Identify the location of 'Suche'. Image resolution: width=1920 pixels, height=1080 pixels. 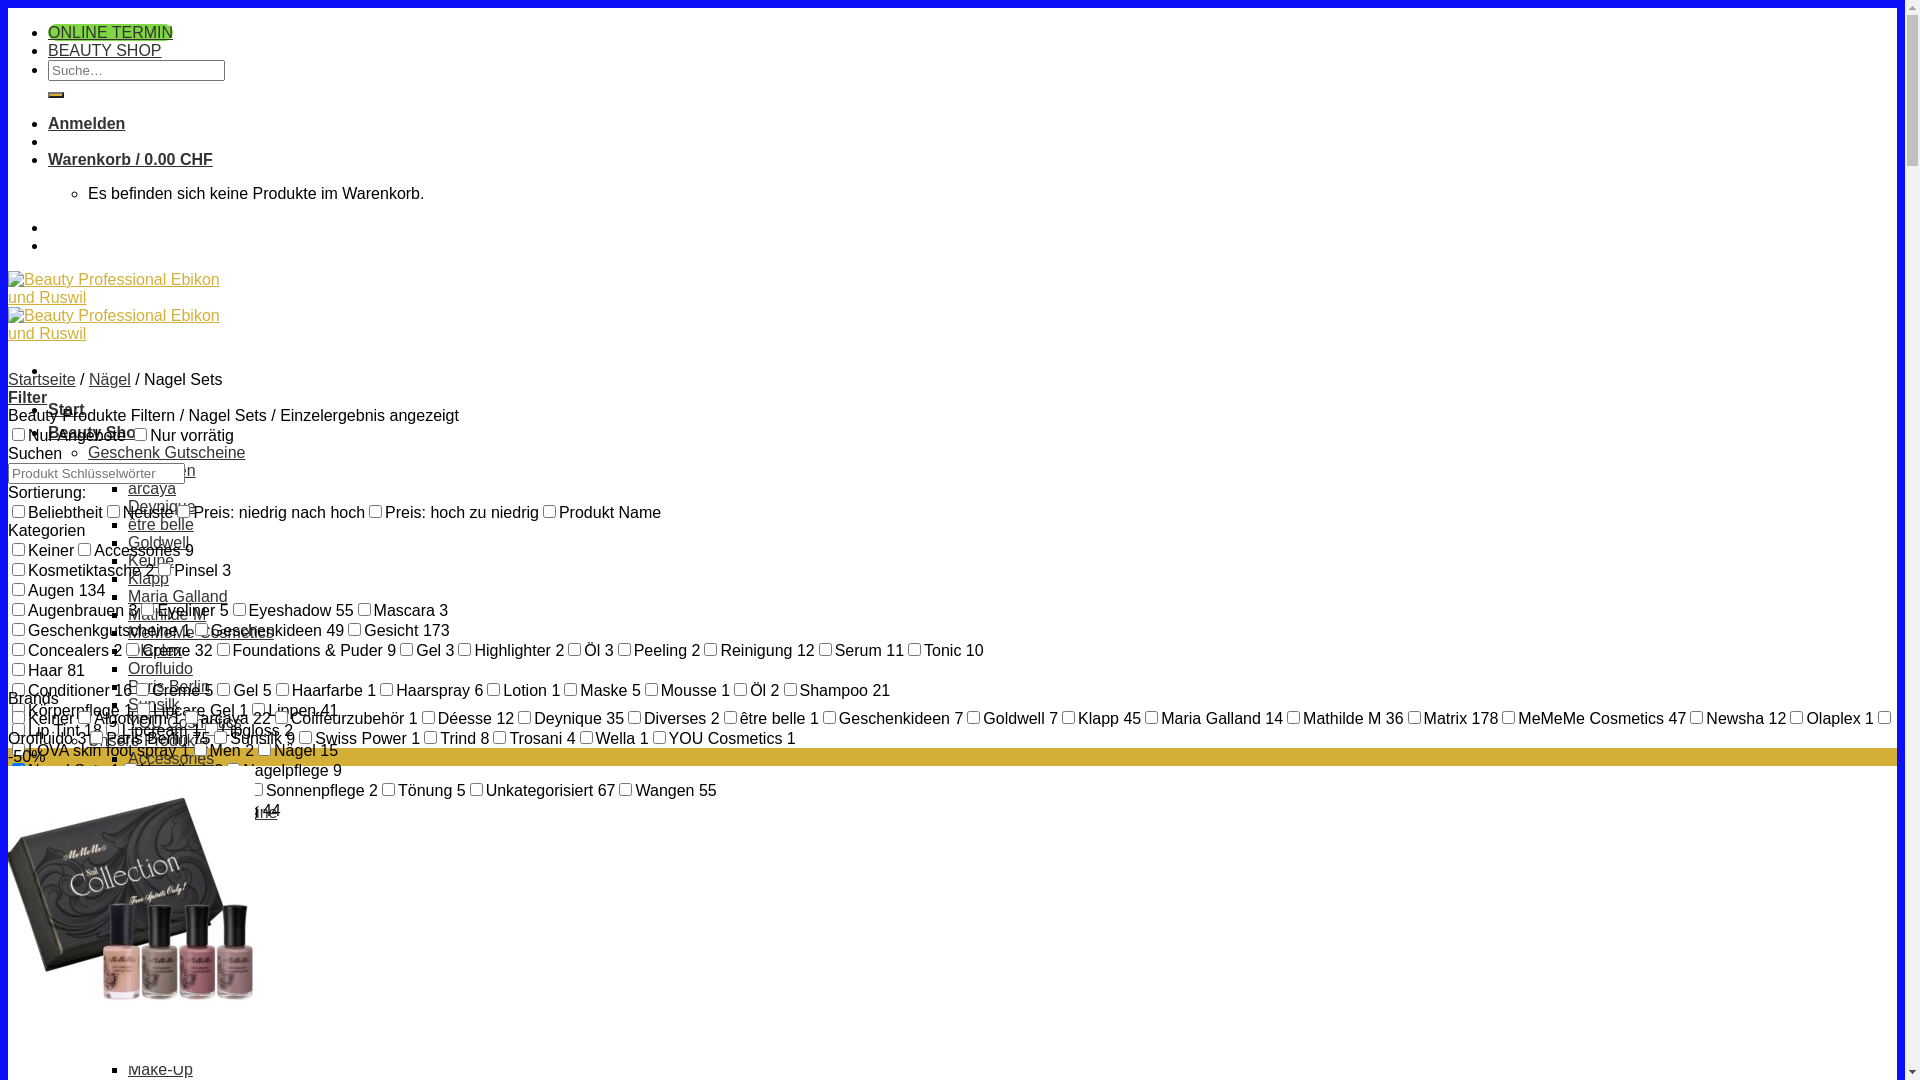
(56, 95).